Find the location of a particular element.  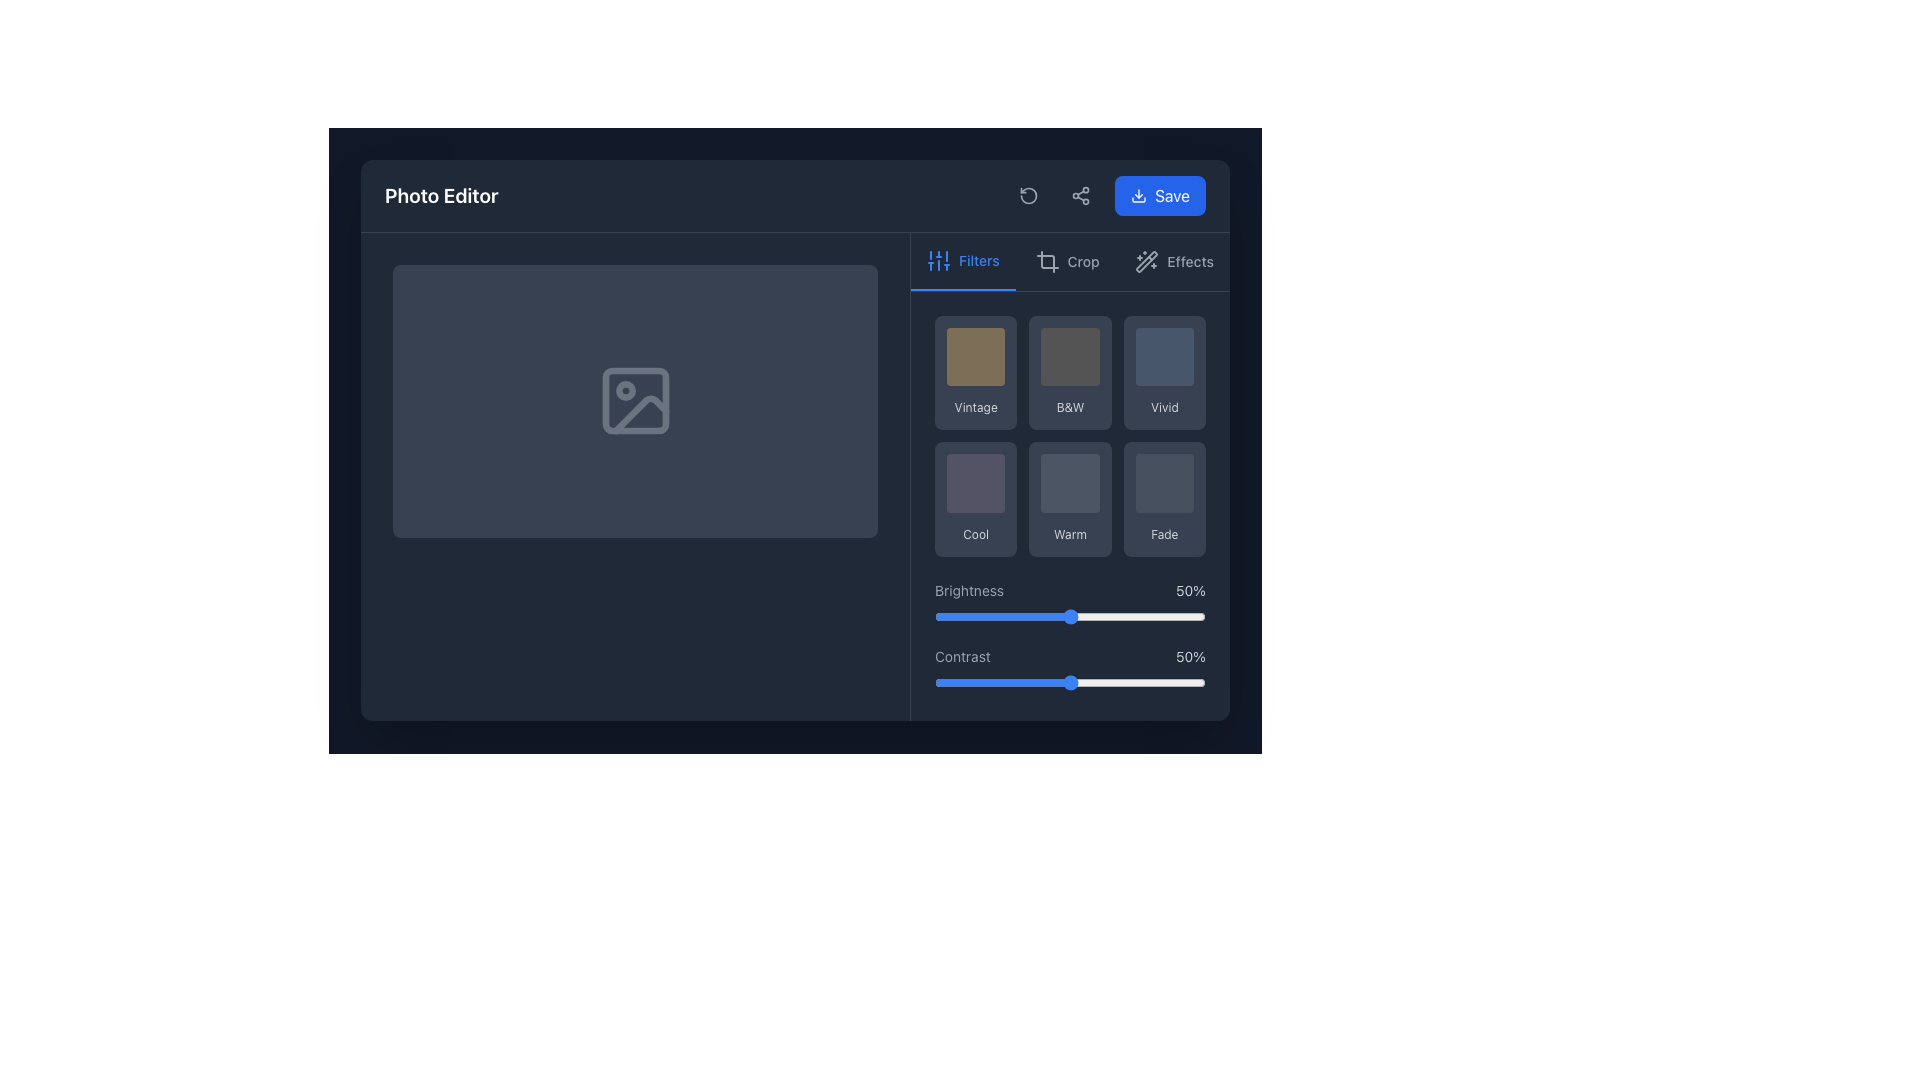

the share icon button located on the right side of the toolbar to initiate sharing is located at coordinates (1079, 196).